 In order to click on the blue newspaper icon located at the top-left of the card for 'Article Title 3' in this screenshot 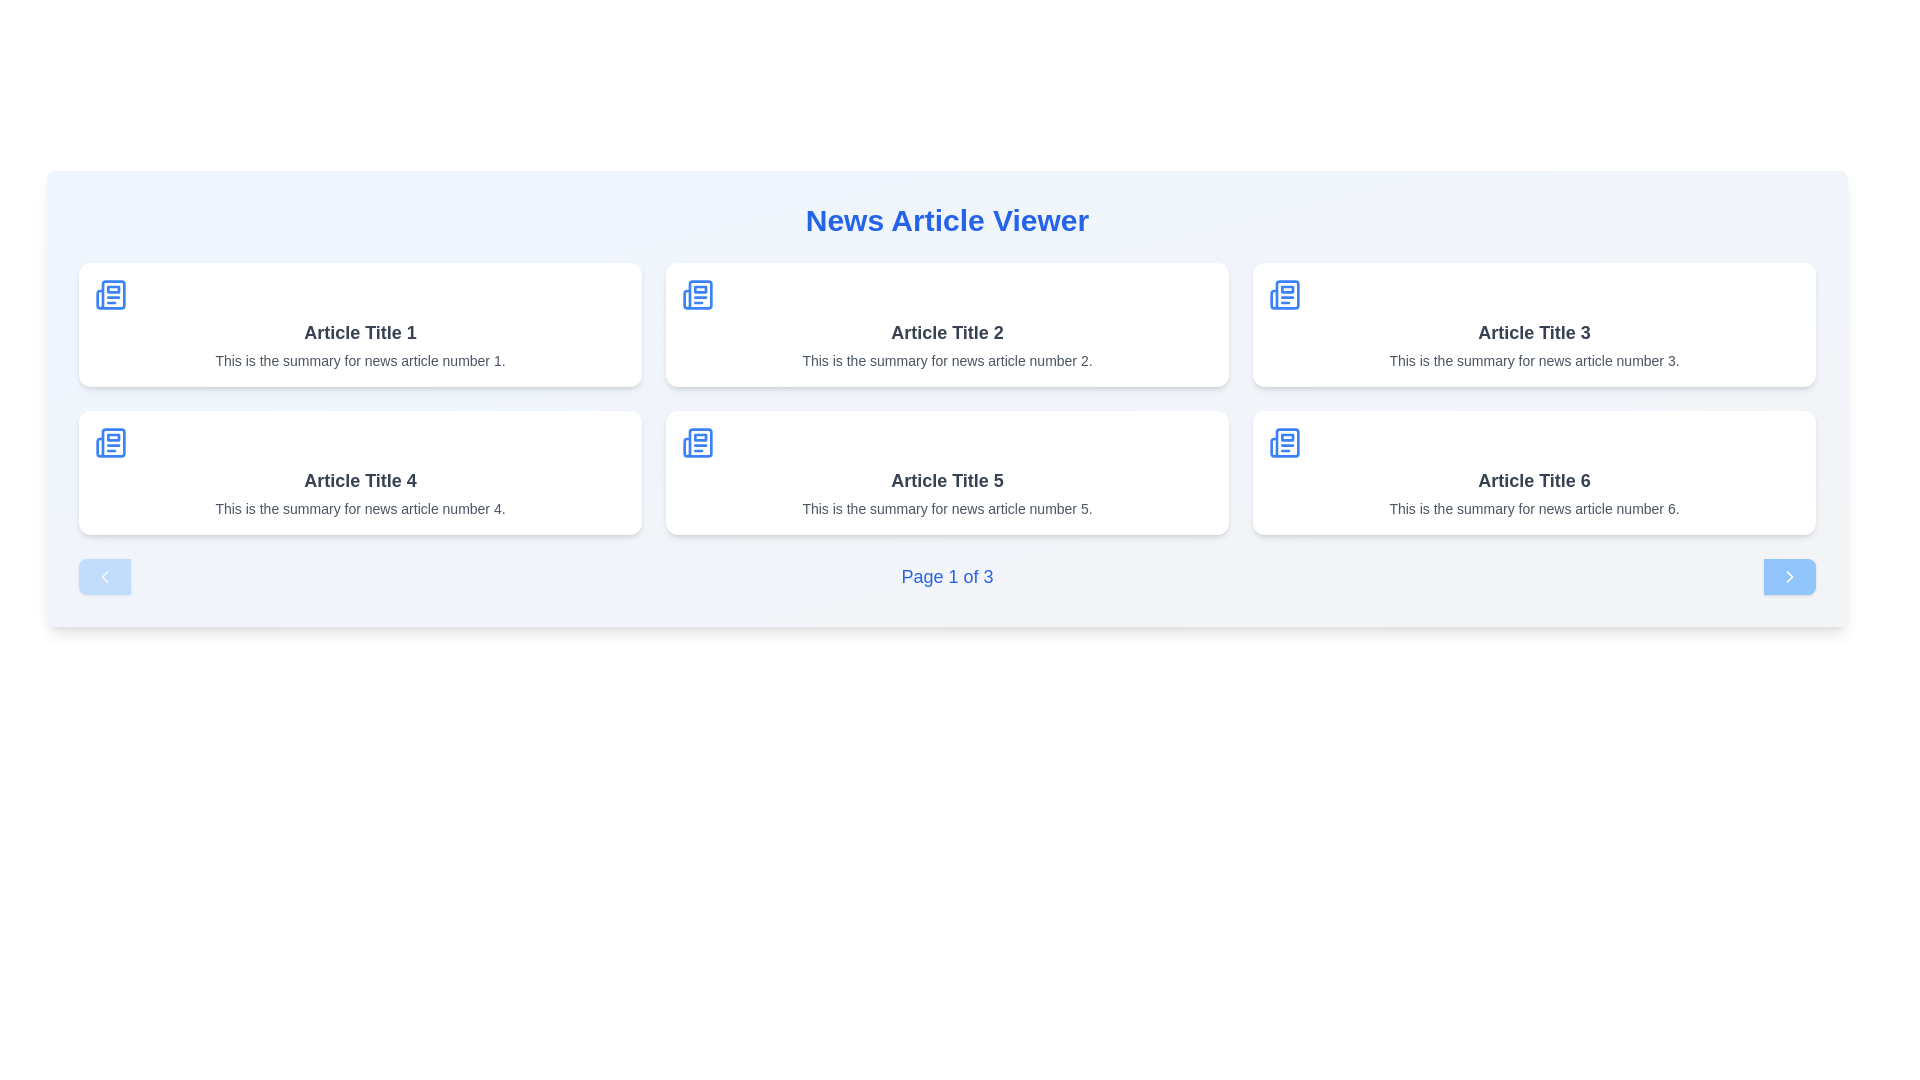, I will do `click(1285, 294)`.